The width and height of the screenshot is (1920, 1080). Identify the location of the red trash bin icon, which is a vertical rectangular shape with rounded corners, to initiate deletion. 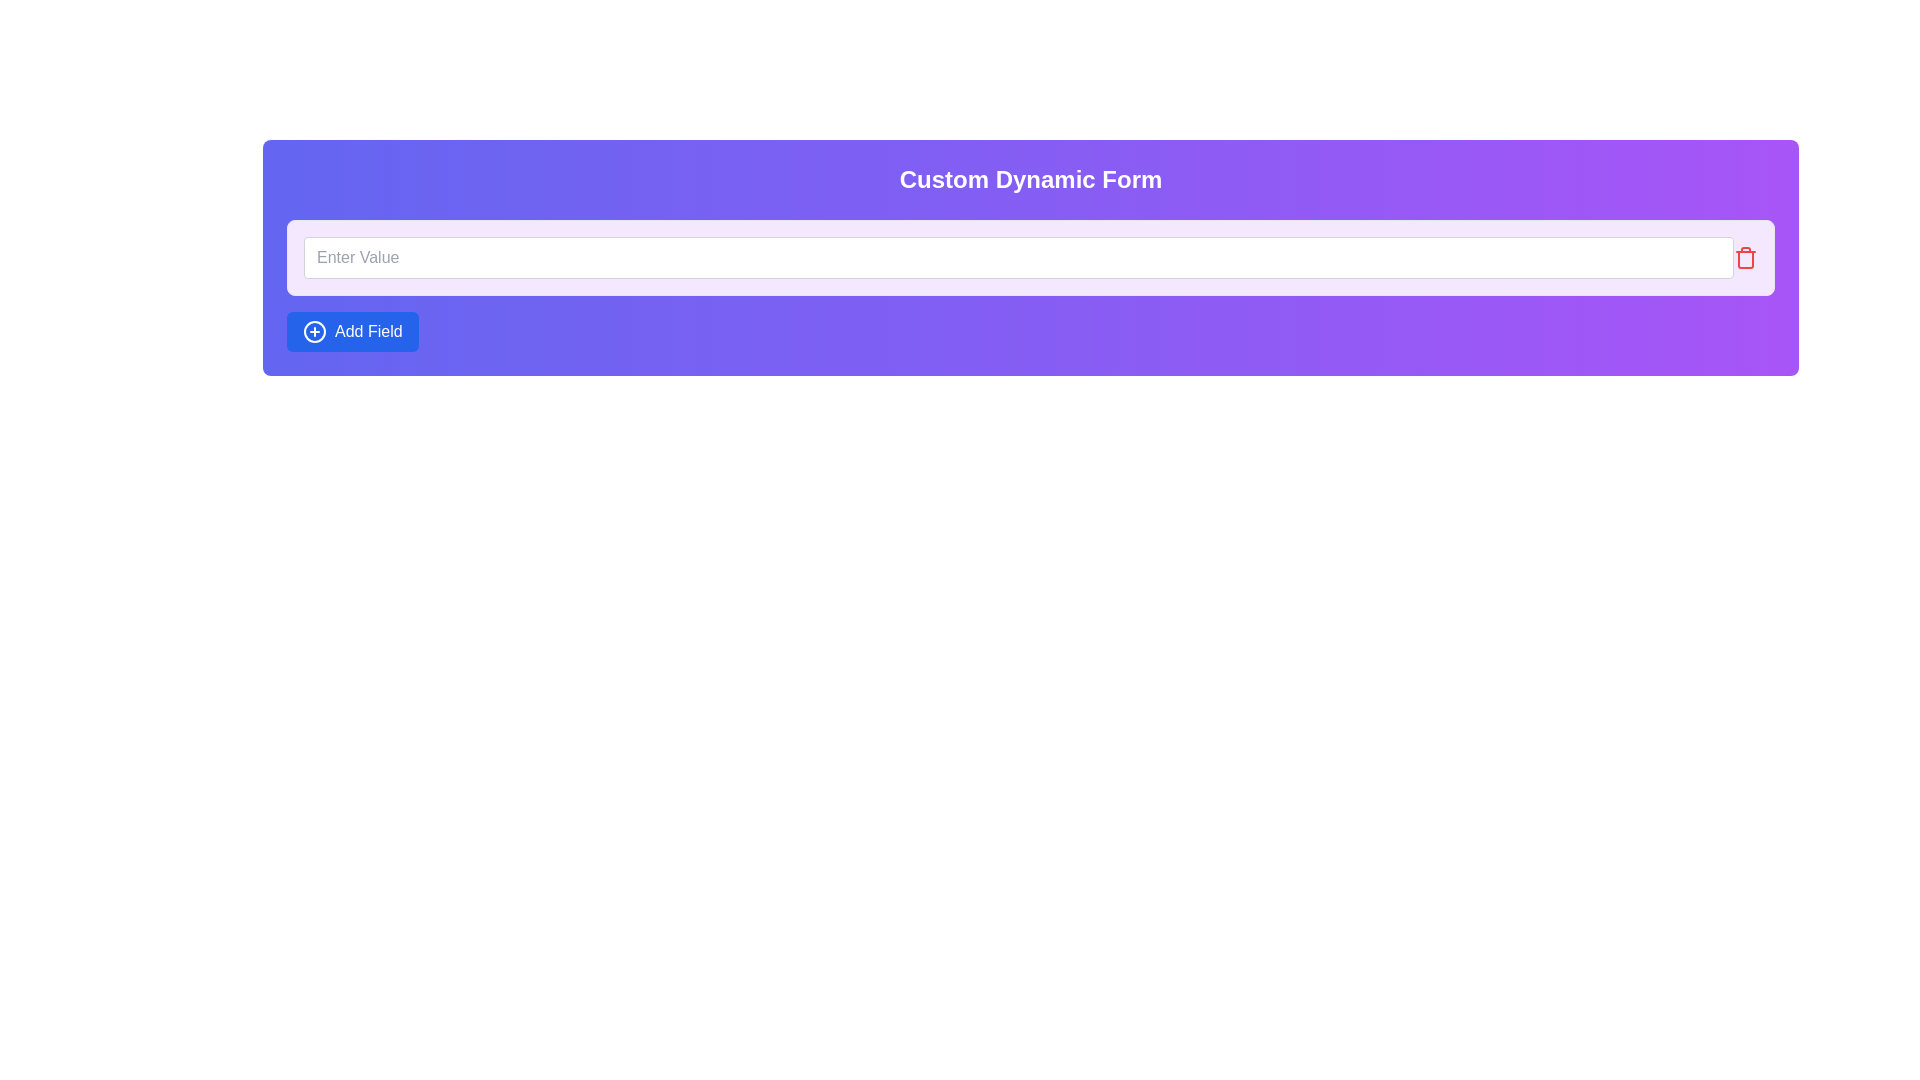
(1745, 258).